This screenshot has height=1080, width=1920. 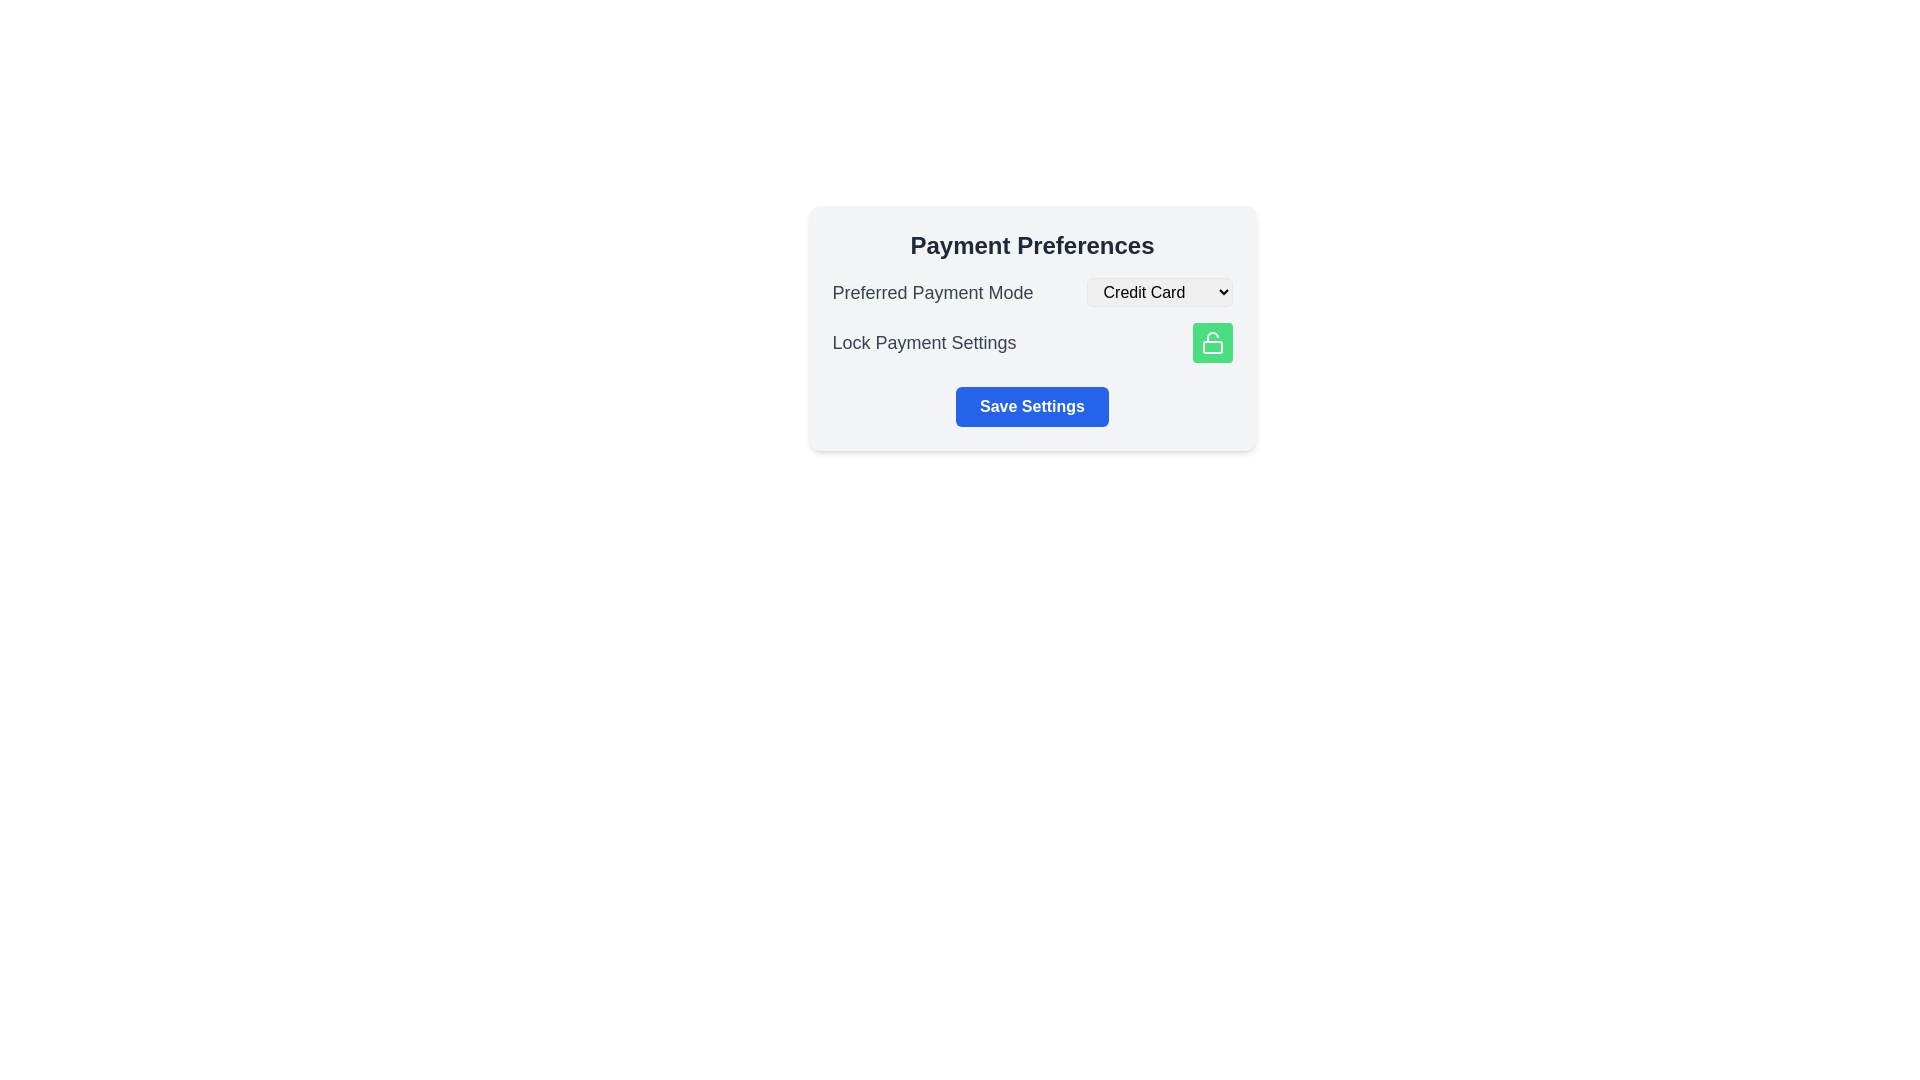 What do you see at coordinates (923, 342) in the screenshot?
I see `the text display element that says 'Lock Payment Settings', which is styled in gray and slightly larger than standard text, positioned below the 'Preferred Payment Mode' dropdown menu and to the left of a green button with a lock icon` at bounding box center [923, 342].